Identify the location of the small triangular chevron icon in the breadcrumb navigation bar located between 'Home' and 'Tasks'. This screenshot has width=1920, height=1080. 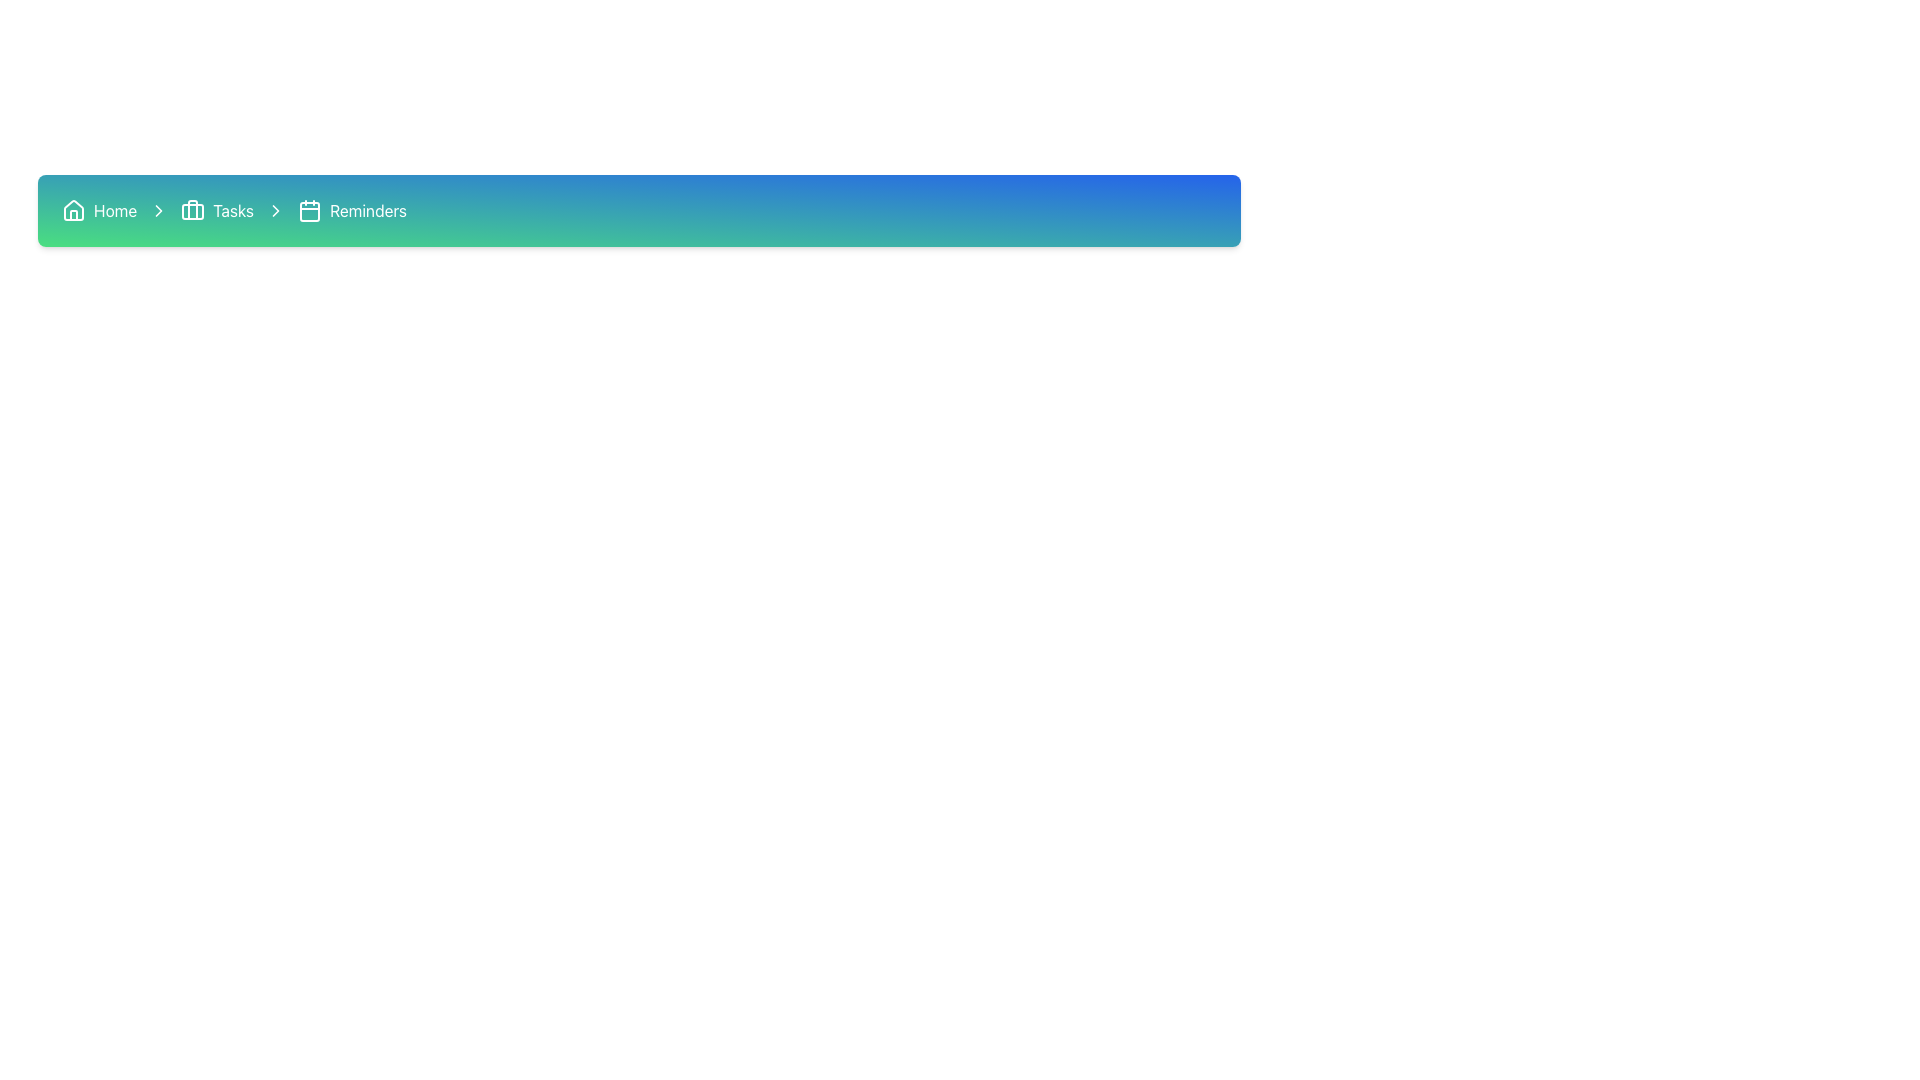
(275, 211).